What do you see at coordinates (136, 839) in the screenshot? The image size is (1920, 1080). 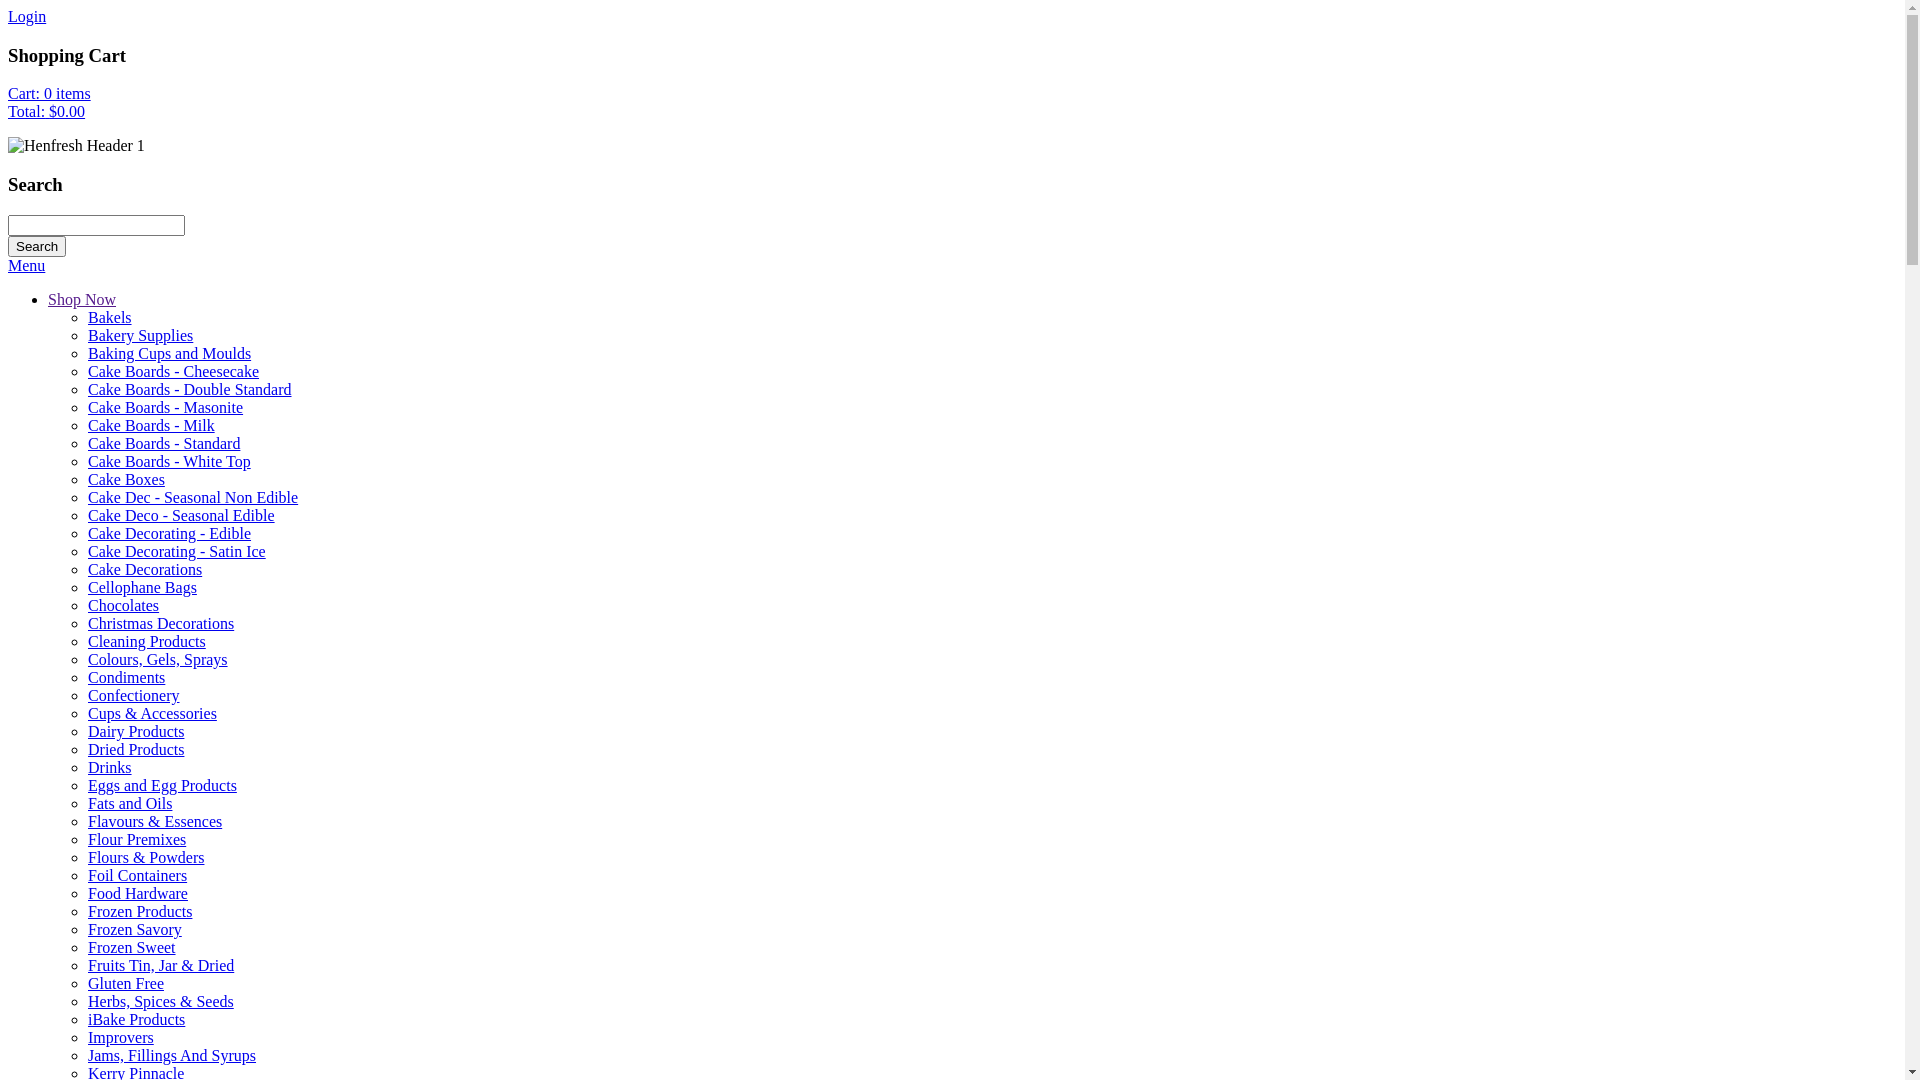 I see `'Flour Premixes'` at bounding box center [136, 839].